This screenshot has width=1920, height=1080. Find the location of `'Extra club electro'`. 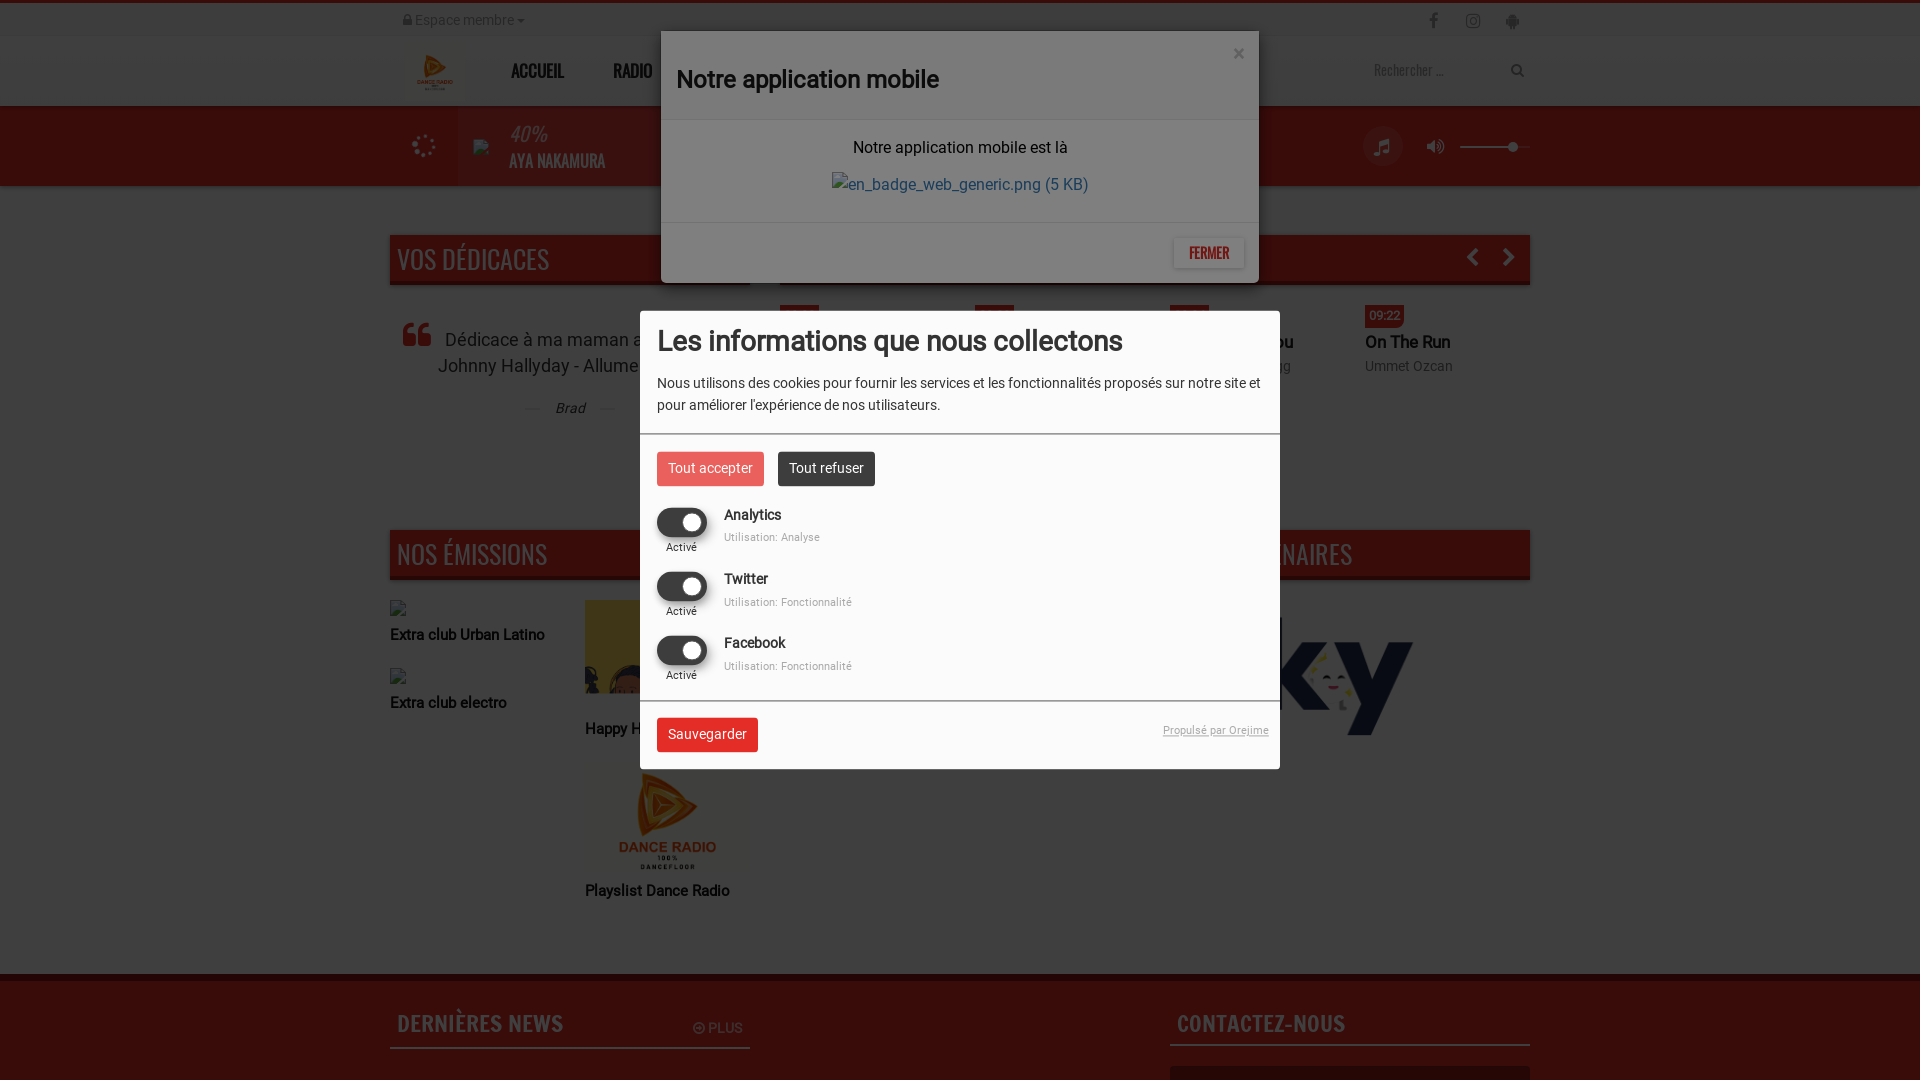

'Extra club electro' is located at coordinates (471, 701).